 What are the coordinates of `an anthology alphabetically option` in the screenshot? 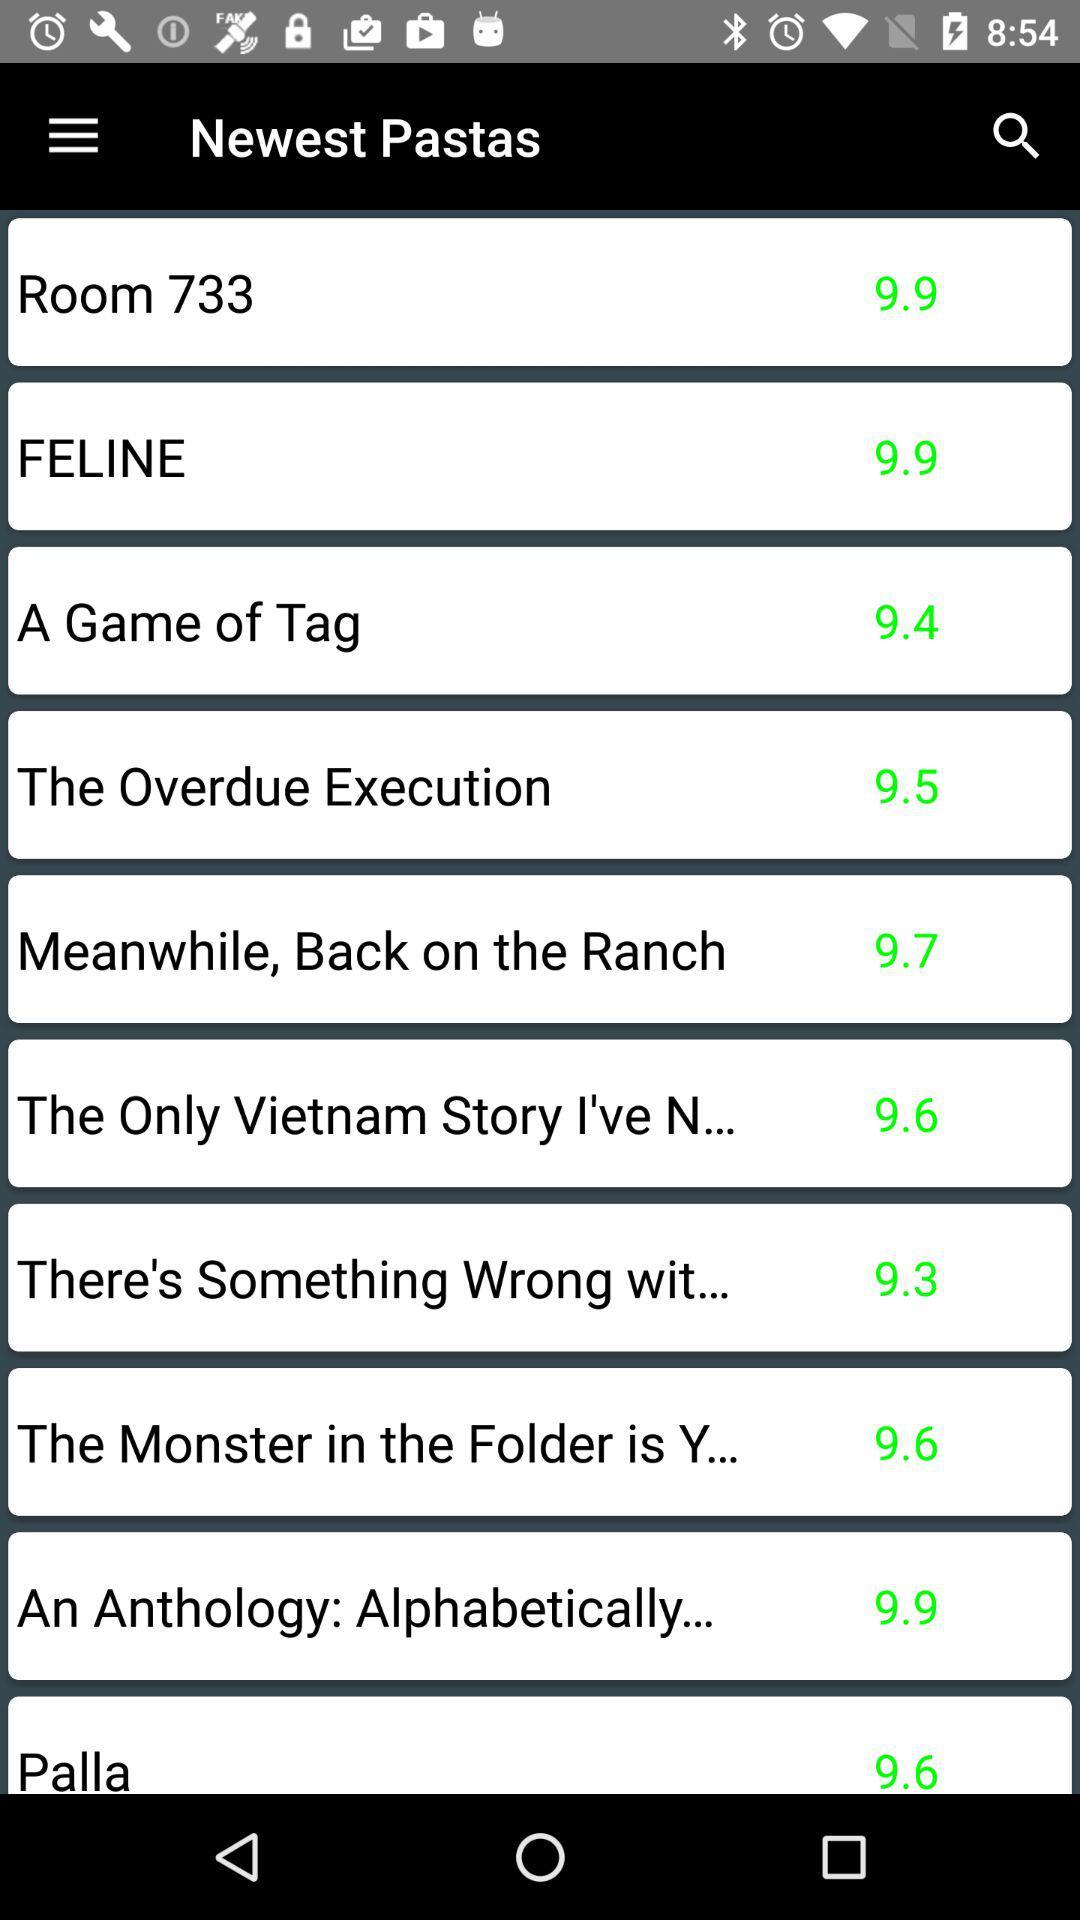 It's located at (540, 1606).